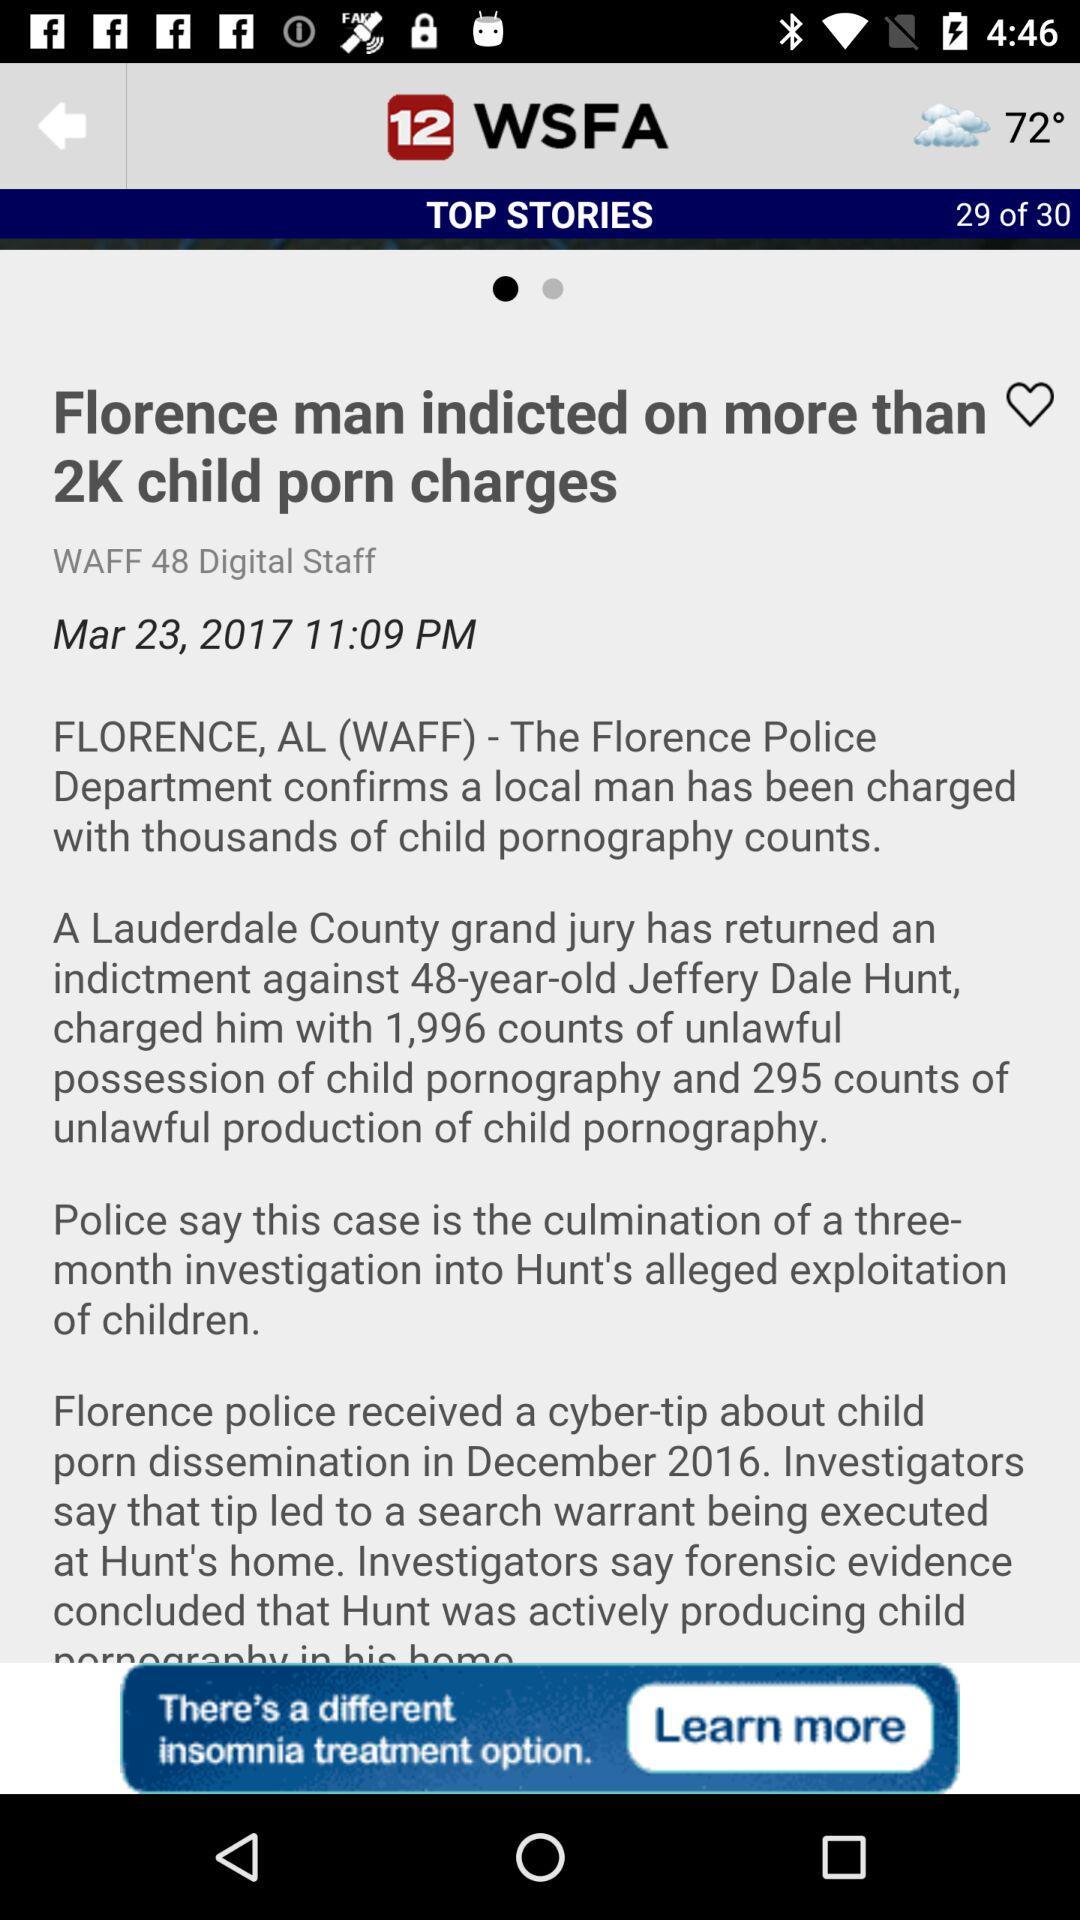  What do you see at coordinates (61, 124) in the screenshot?
I see `the arrow_backward icon` at bounding box center [61, 124].